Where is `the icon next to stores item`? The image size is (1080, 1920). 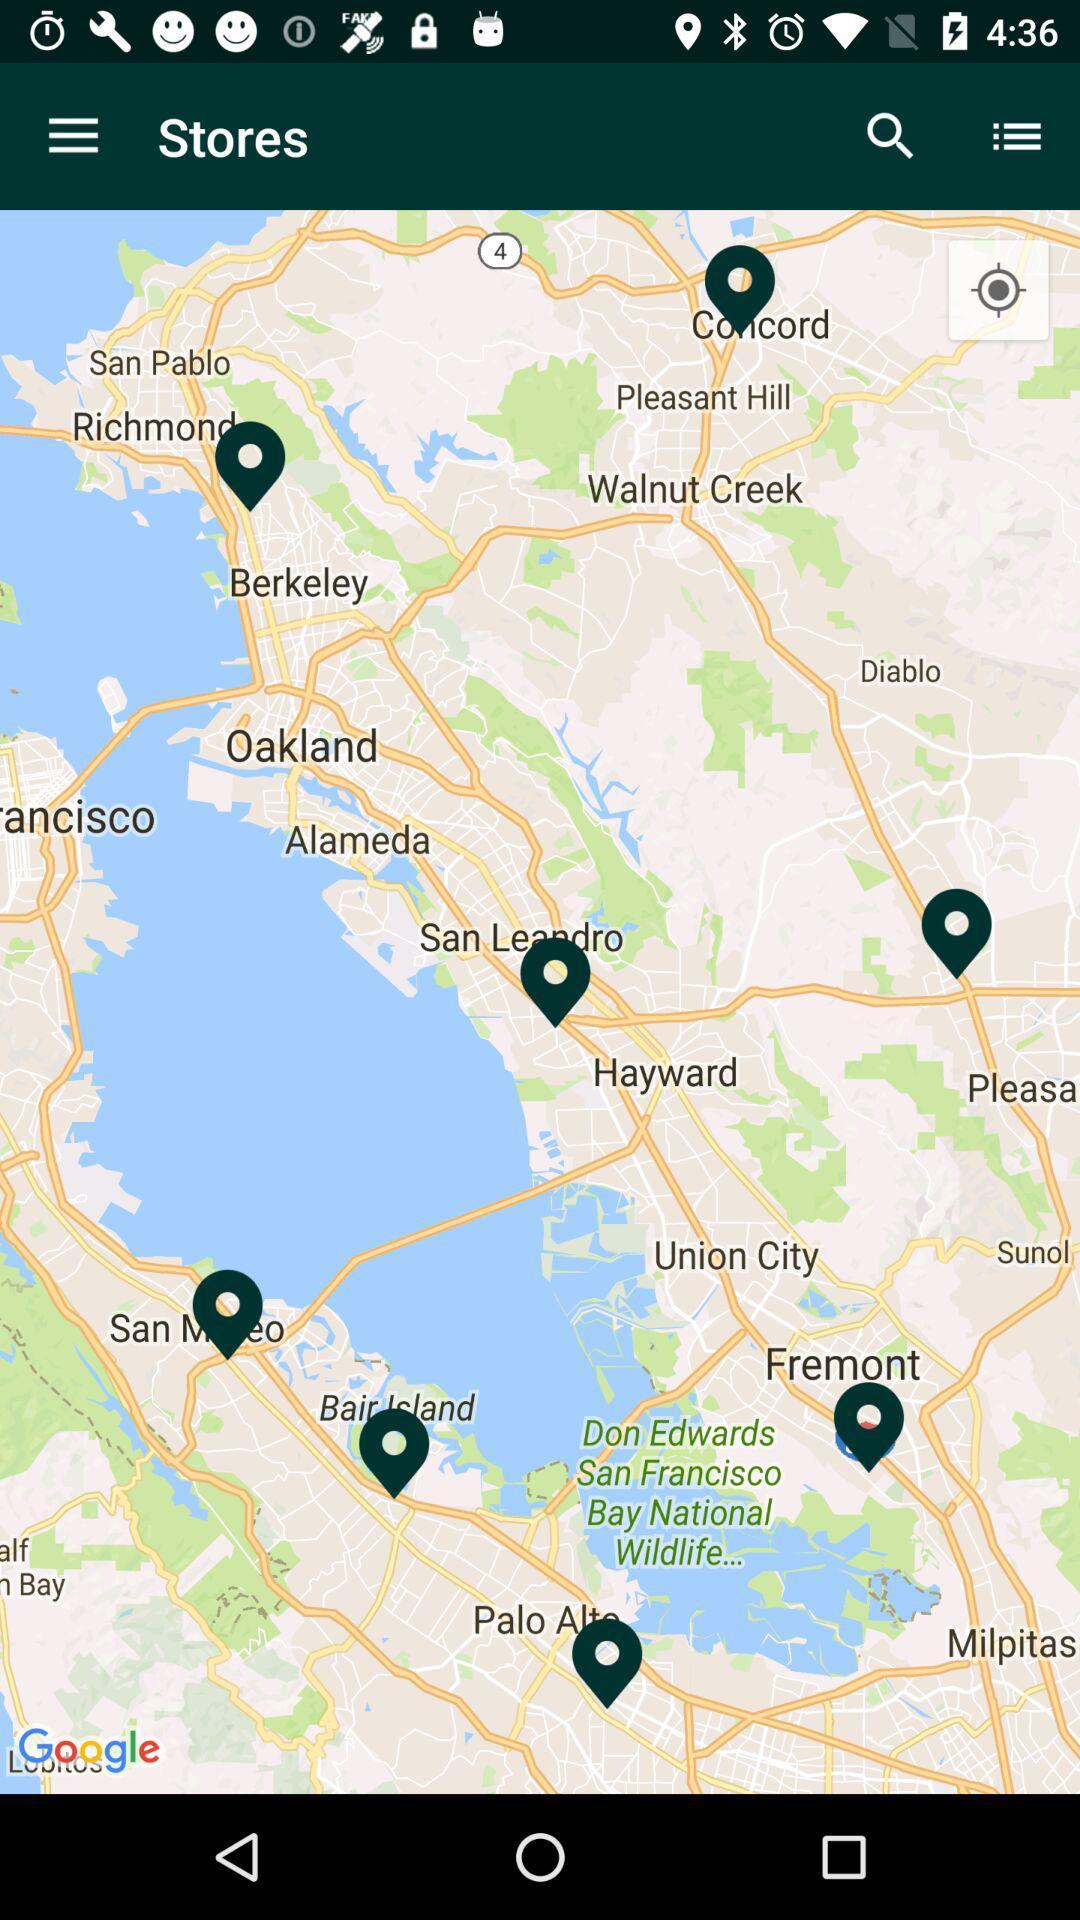
the icon next to stores item is located at coordinates (72, 135).